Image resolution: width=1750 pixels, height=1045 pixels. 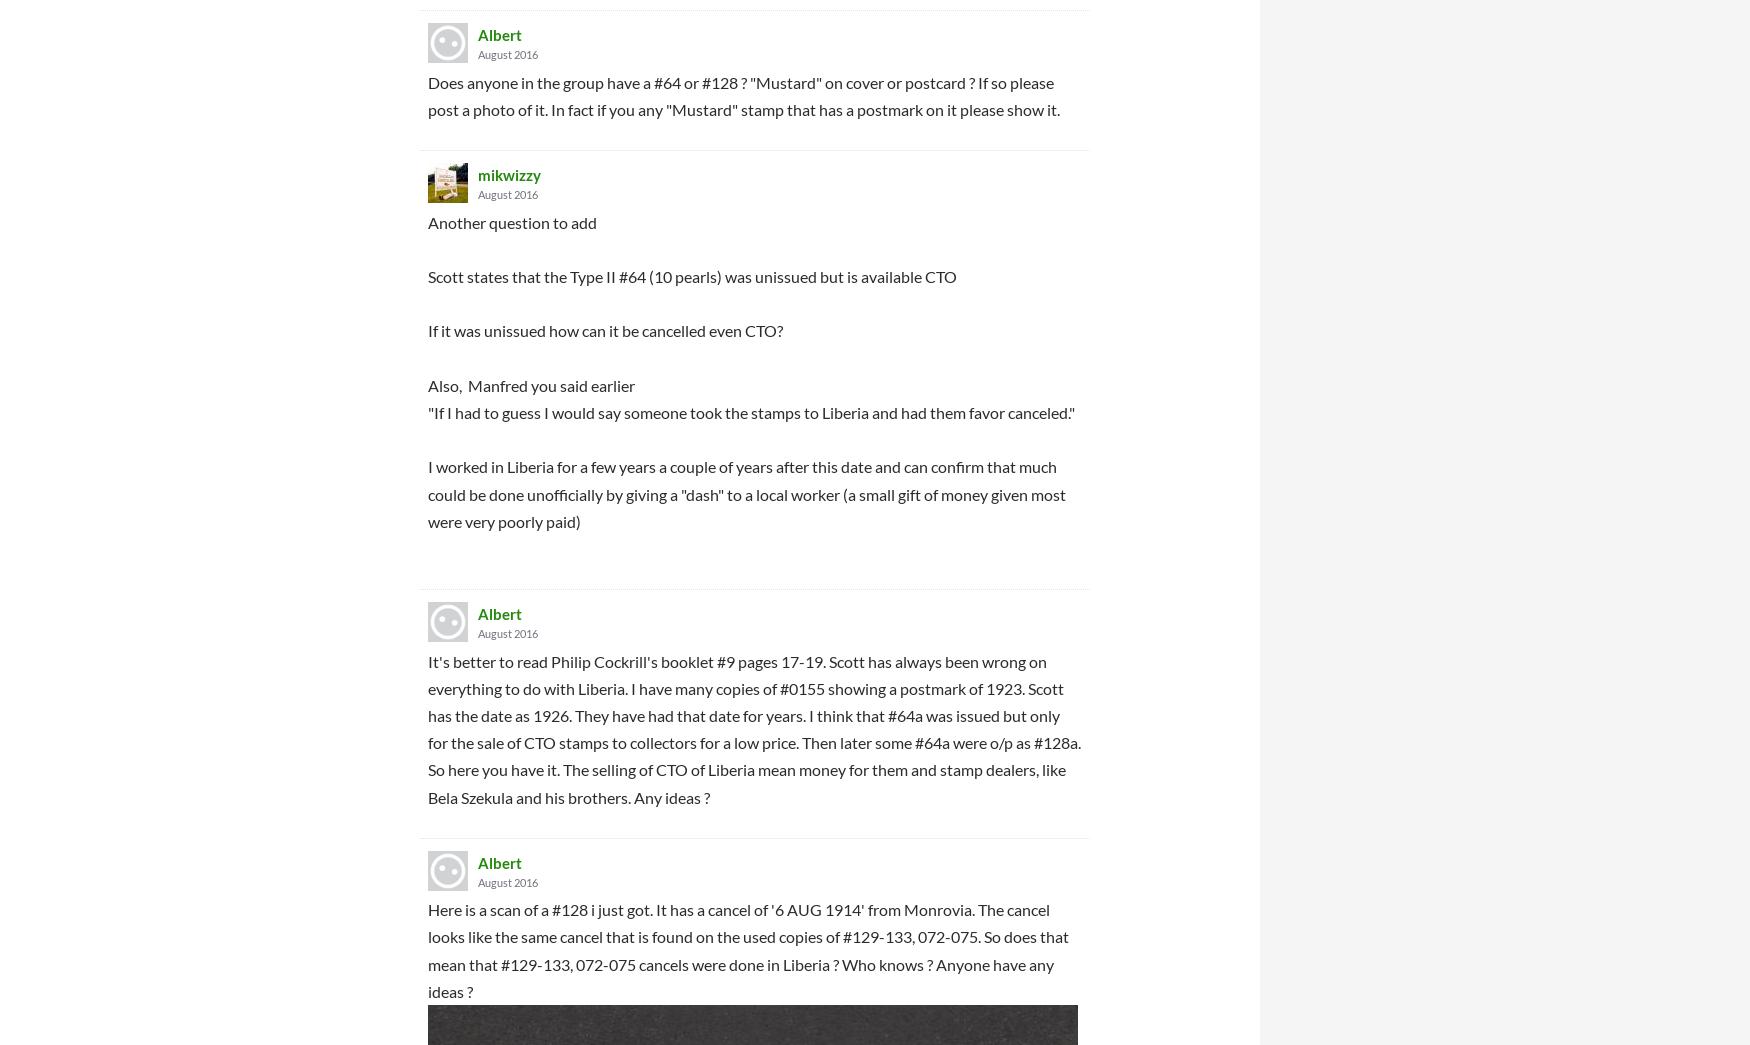 I want to click on 'It's better to read Philip Cockrill's booklet #9 pages 17-19. Scott has always been wrong on everything to do with Liberia. I have many copies of #0155 showing a postmark of 1923. Scott has the date as 1926. They have had that date for years. I think that #64a was issued but only for the sale of CTO stamps to collectors for a low price. Then later some #64a were o/p as #128a. So here you have it. The selling of CTO of Liberia mean money for them and stamp dealers, like Bela Szekula and his brothers. Any ideas ?', so click(x=753, y=727).